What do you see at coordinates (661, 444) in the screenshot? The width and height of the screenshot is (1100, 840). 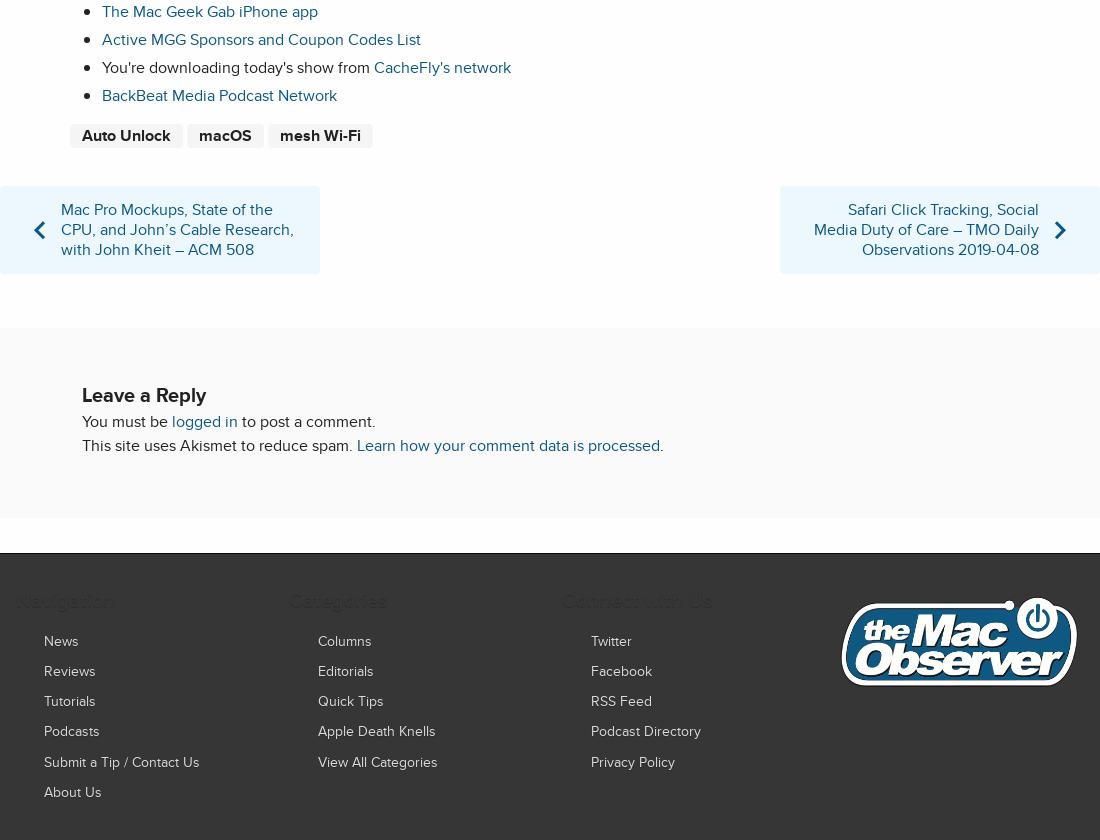 I see `'.'` at bounding box center [661, 444].